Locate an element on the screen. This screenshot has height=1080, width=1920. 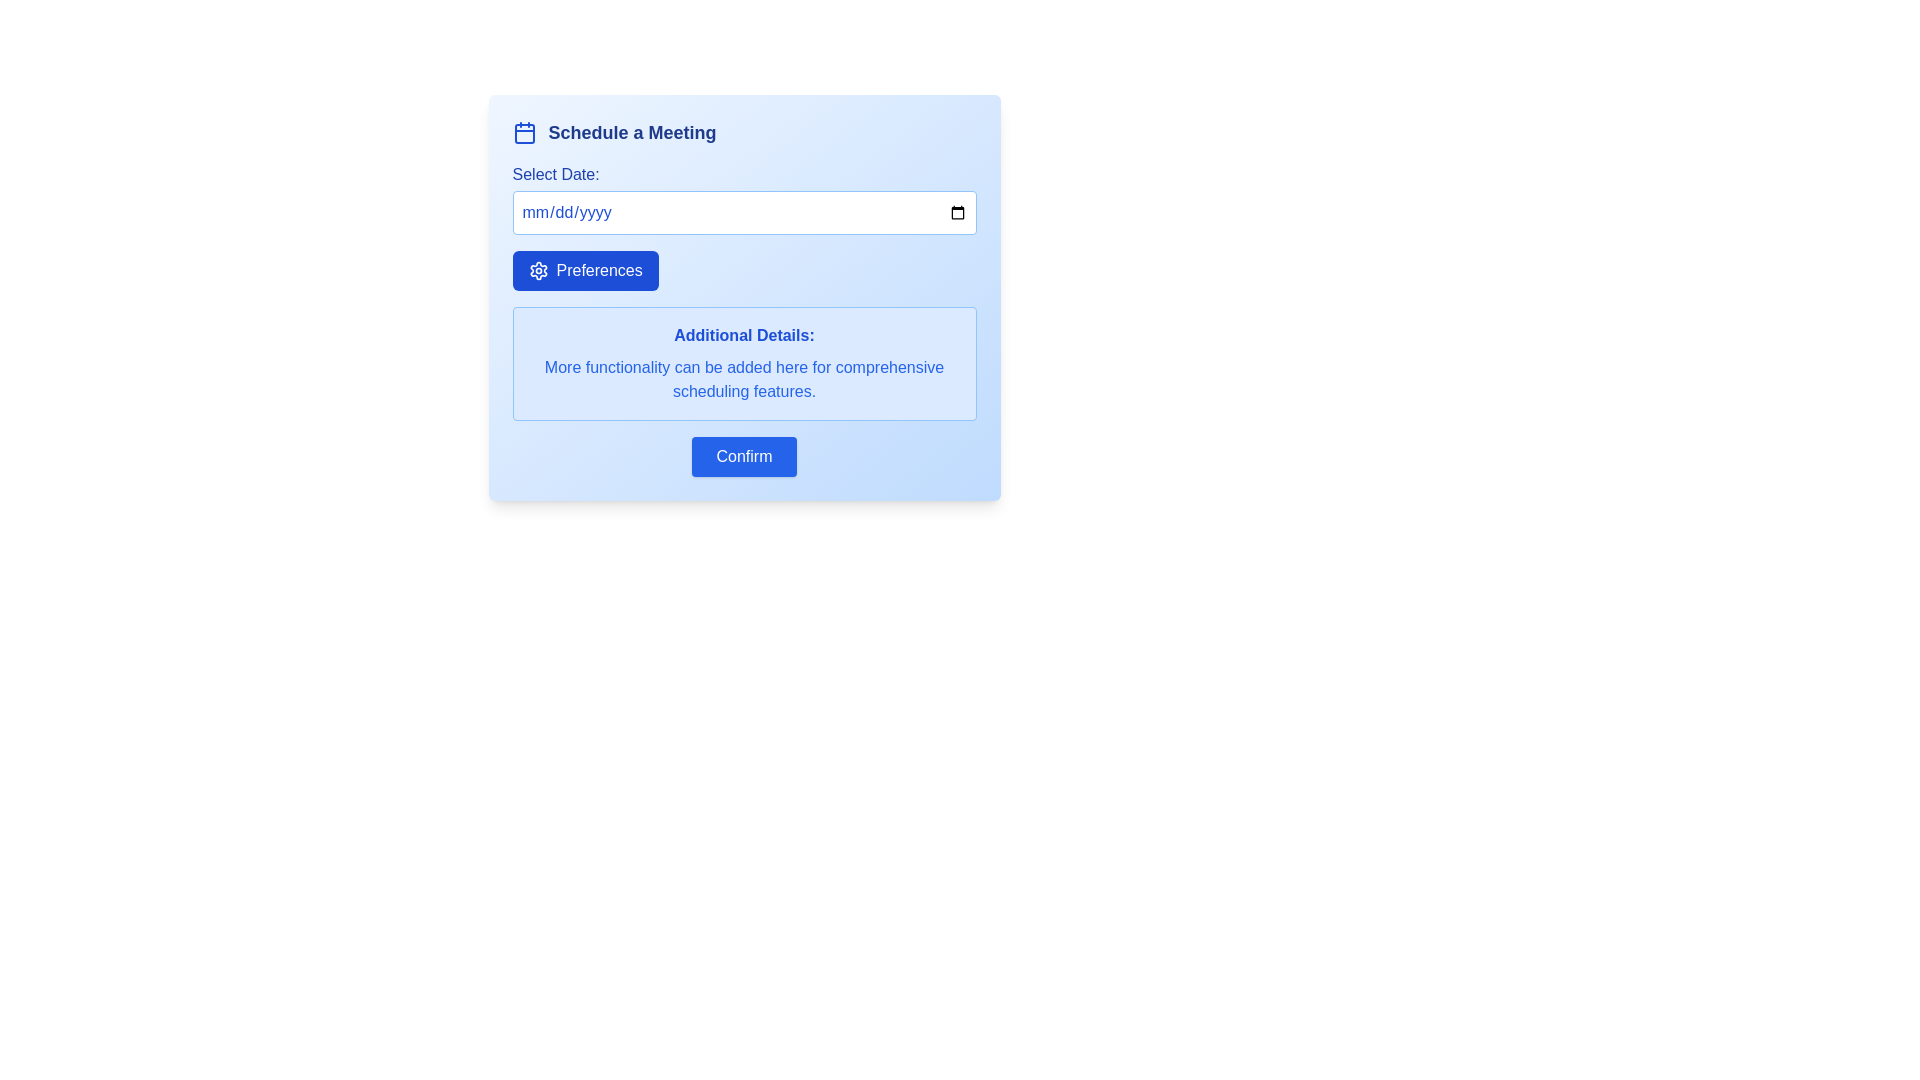
the submit button located at the bottom of the 'Schedule a Meeting' panel, just below the 'Additional Details' section is located at coordinates (743, 456).